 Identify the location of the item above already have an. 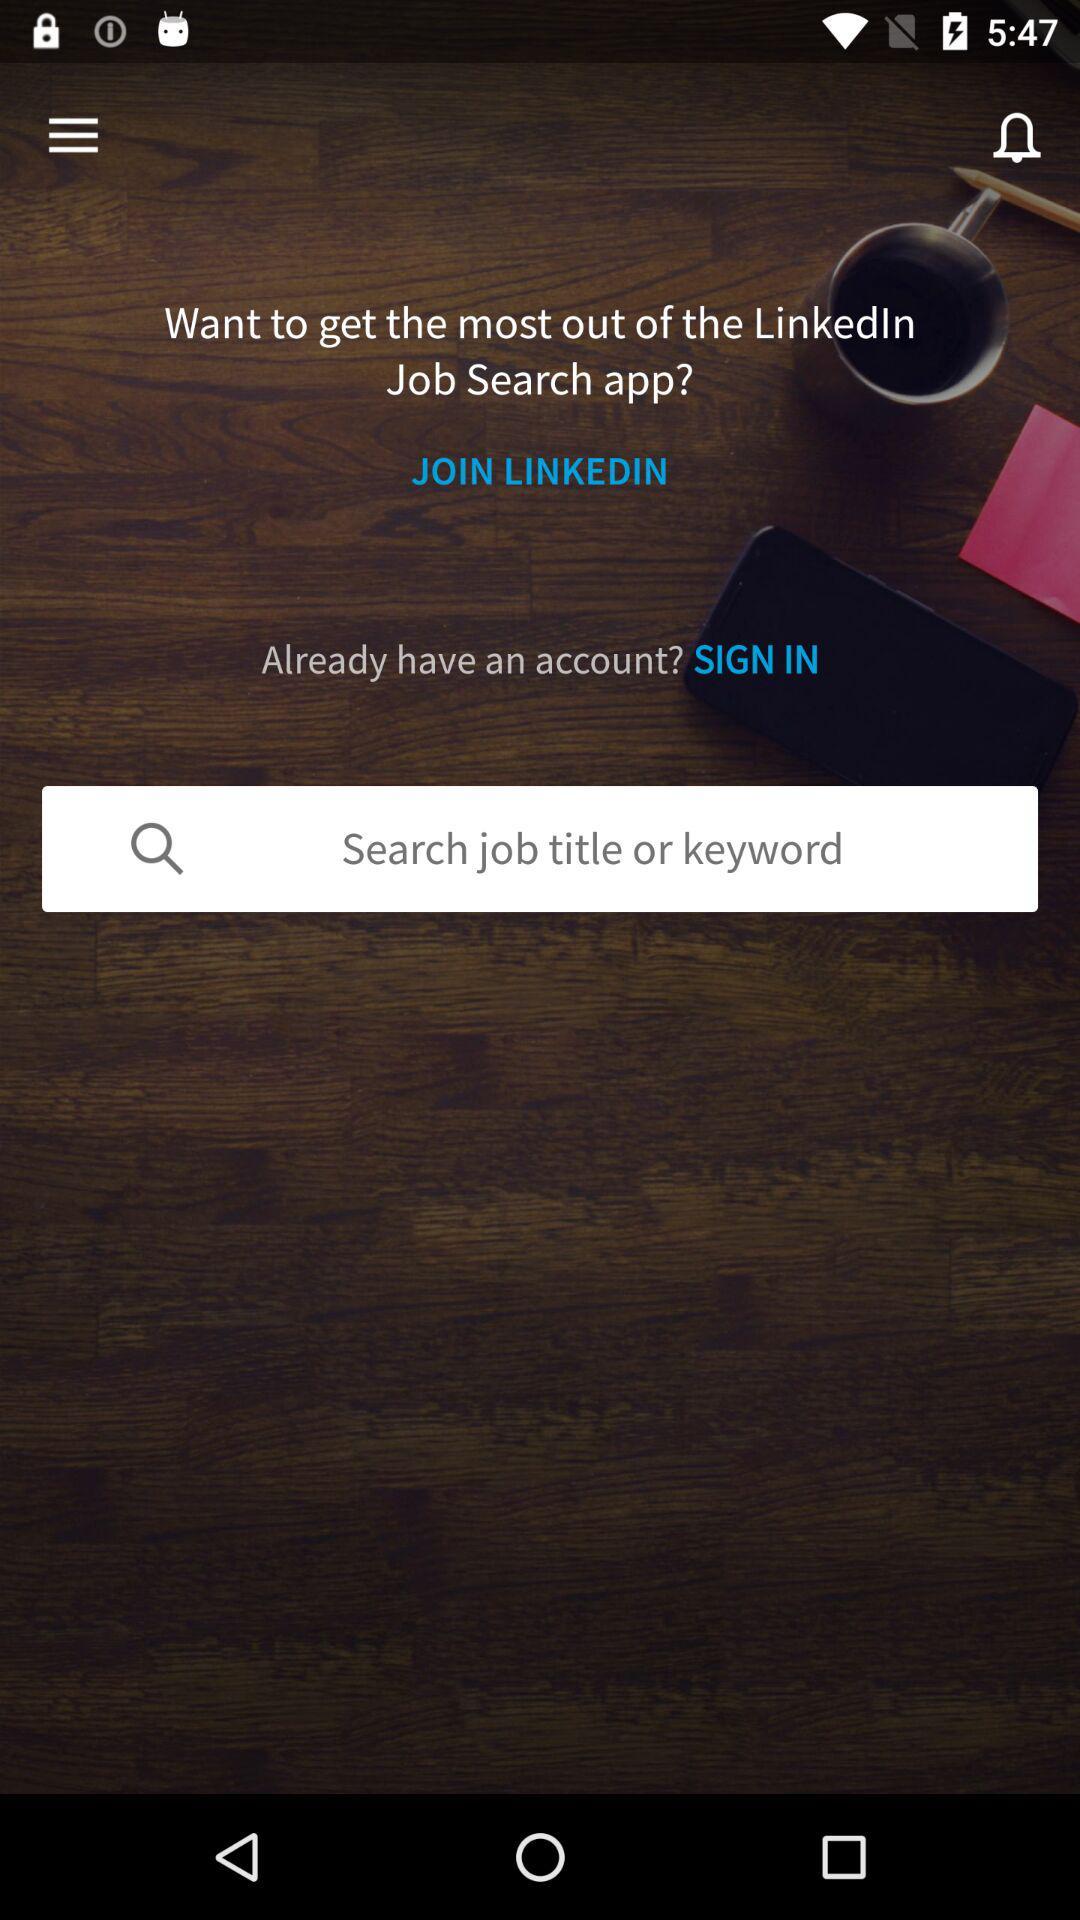
(540, 469).